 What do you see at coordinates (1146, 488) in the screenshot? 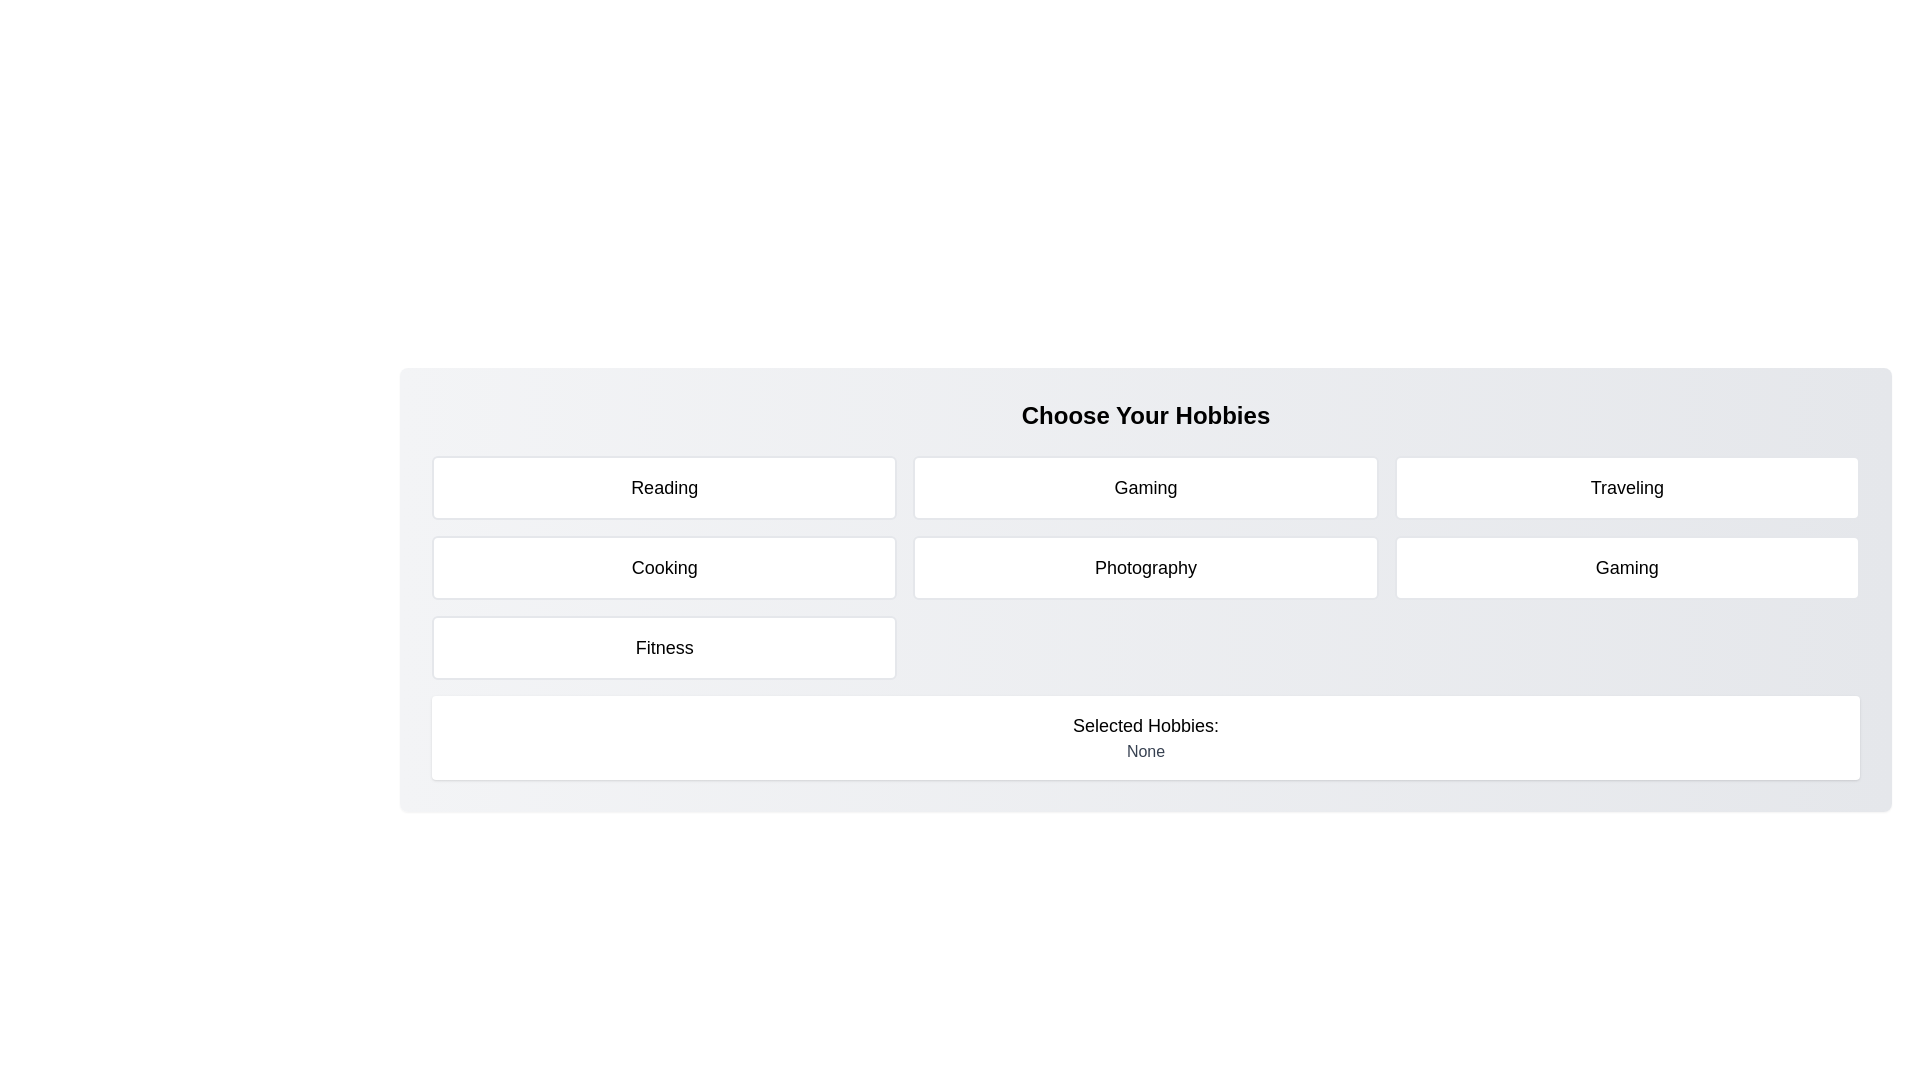
I see `the tile representing the hobby Gaming to toggle its selection` at bounding box center [1146, 488].